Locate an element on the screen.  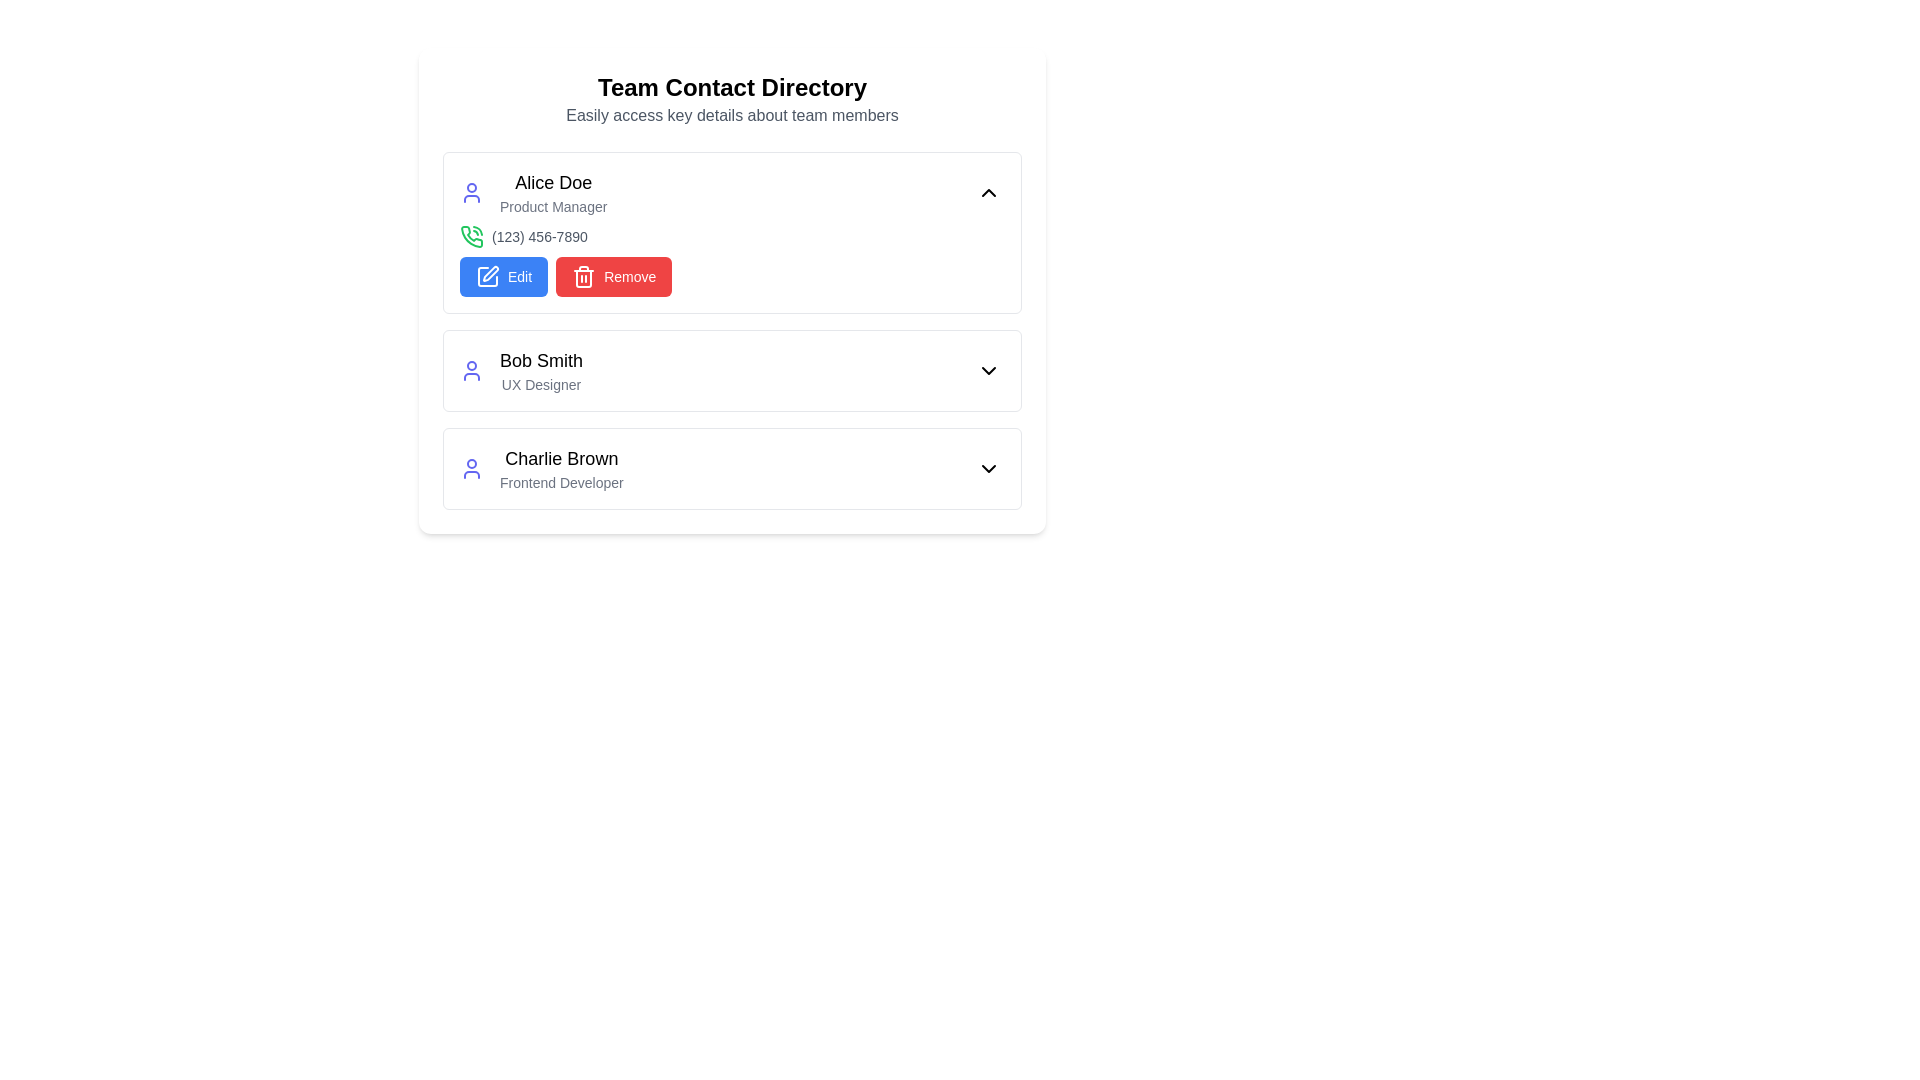
the Profile information display, which is the first profile entry in the contact directory interface, centrally positioned with a profile icon to the left is located at coordinates (533, 192).